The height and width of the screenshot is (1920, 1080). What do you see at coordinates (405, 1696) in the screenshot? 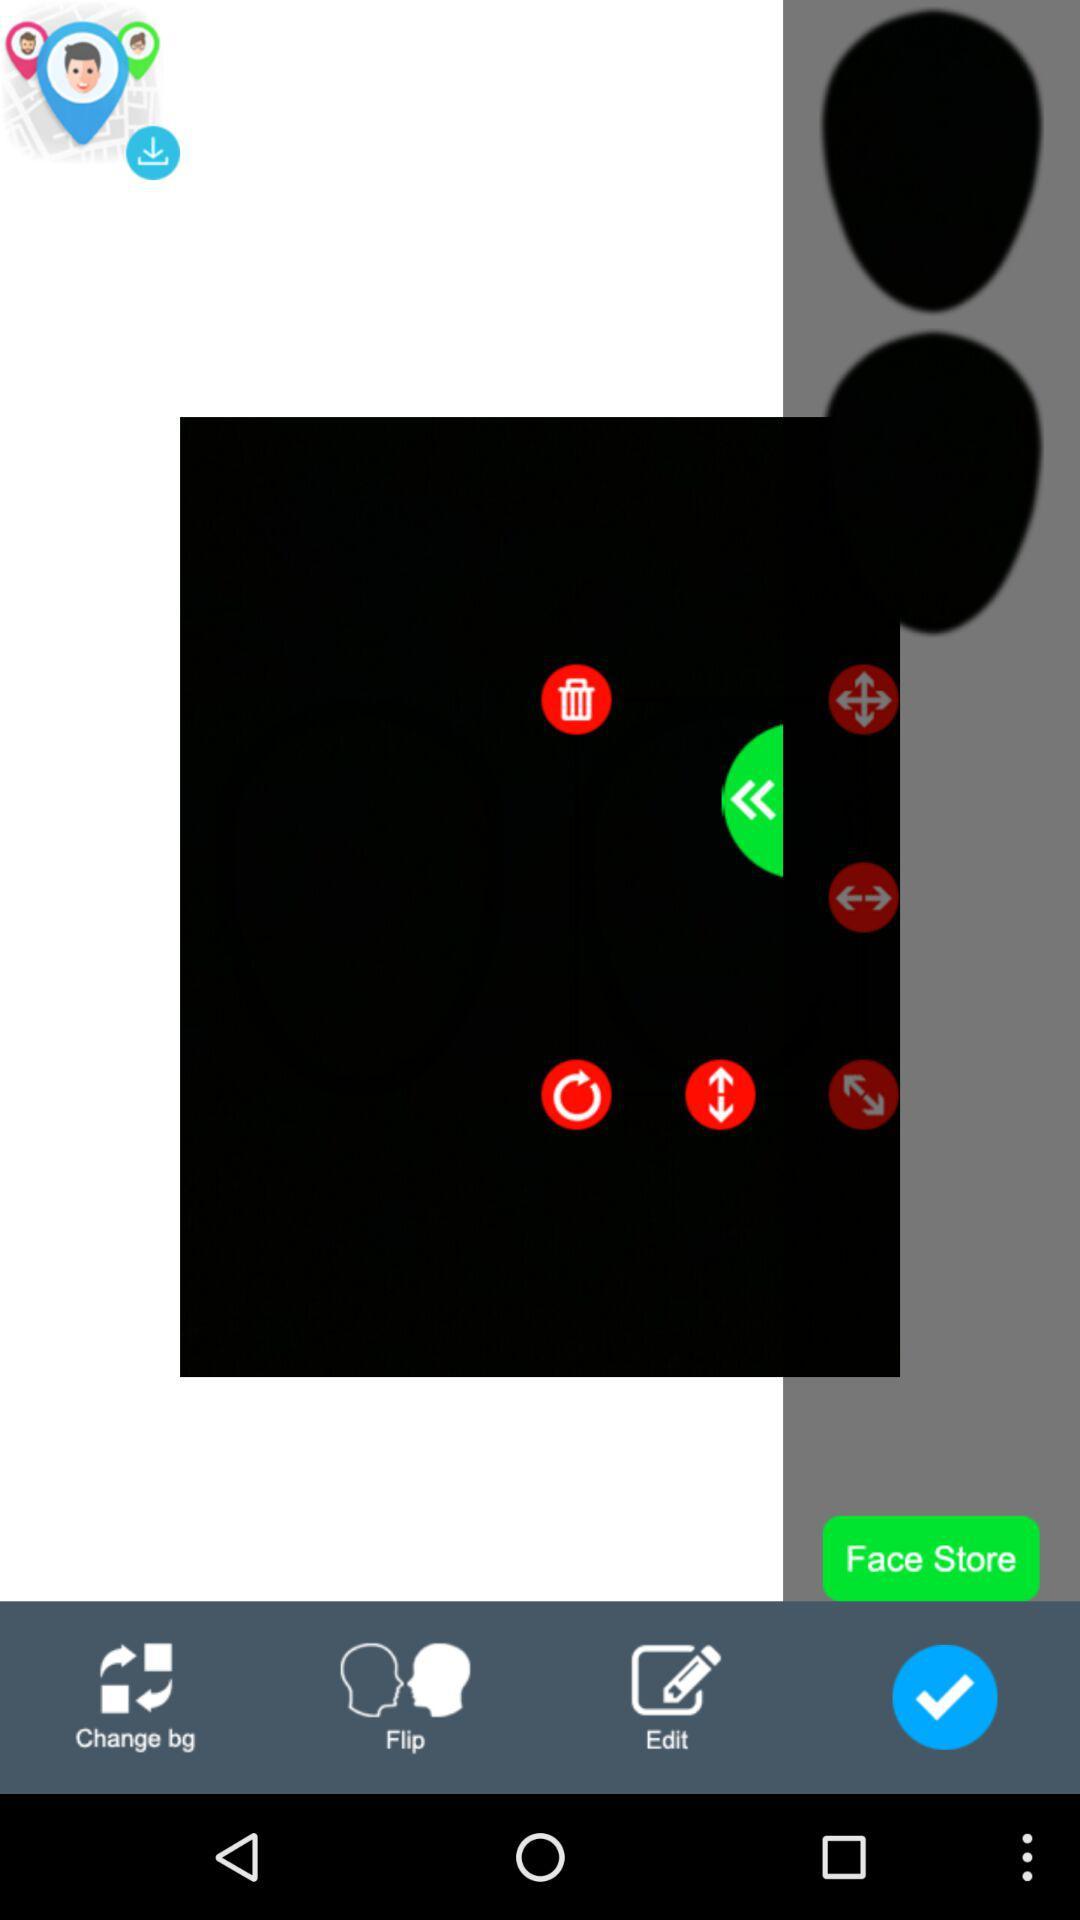
I see `fip option` at bounding box center [405, 1696].